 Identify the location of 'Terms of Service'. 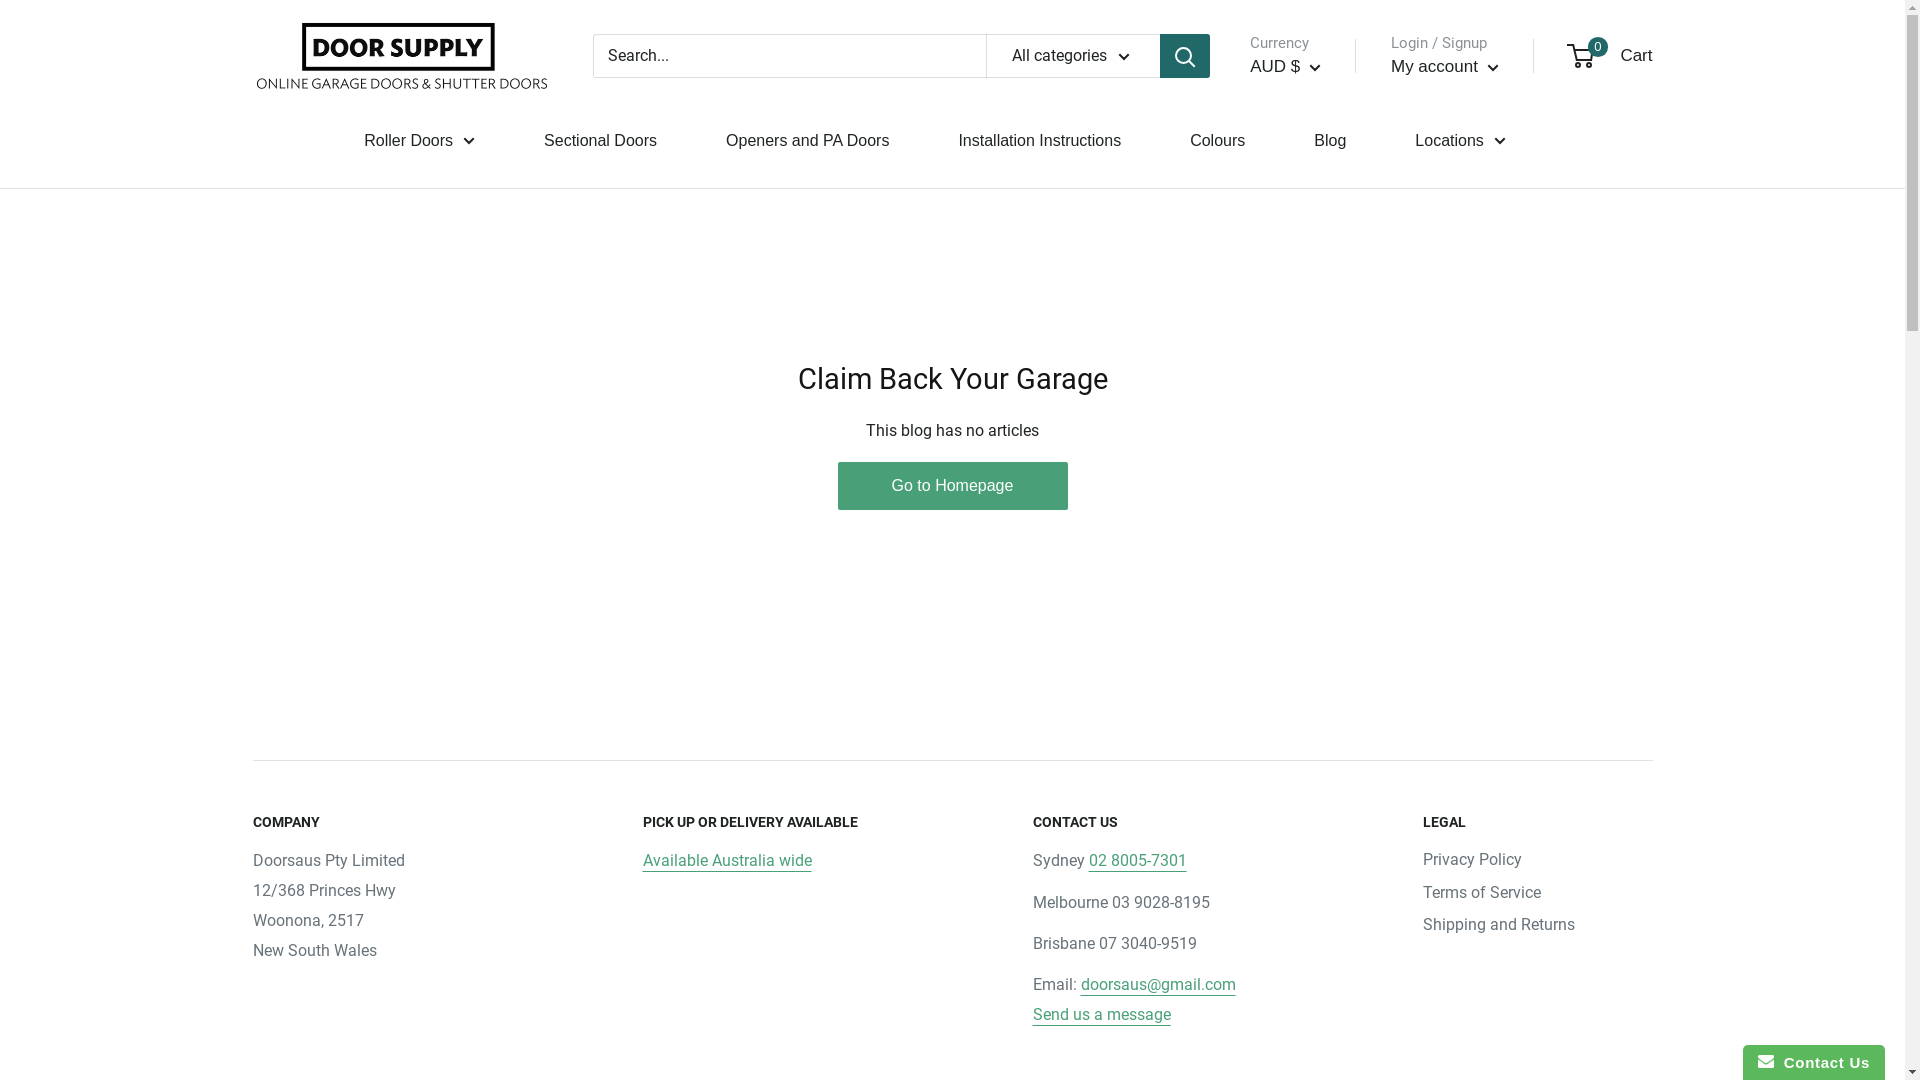
(1535, 892).